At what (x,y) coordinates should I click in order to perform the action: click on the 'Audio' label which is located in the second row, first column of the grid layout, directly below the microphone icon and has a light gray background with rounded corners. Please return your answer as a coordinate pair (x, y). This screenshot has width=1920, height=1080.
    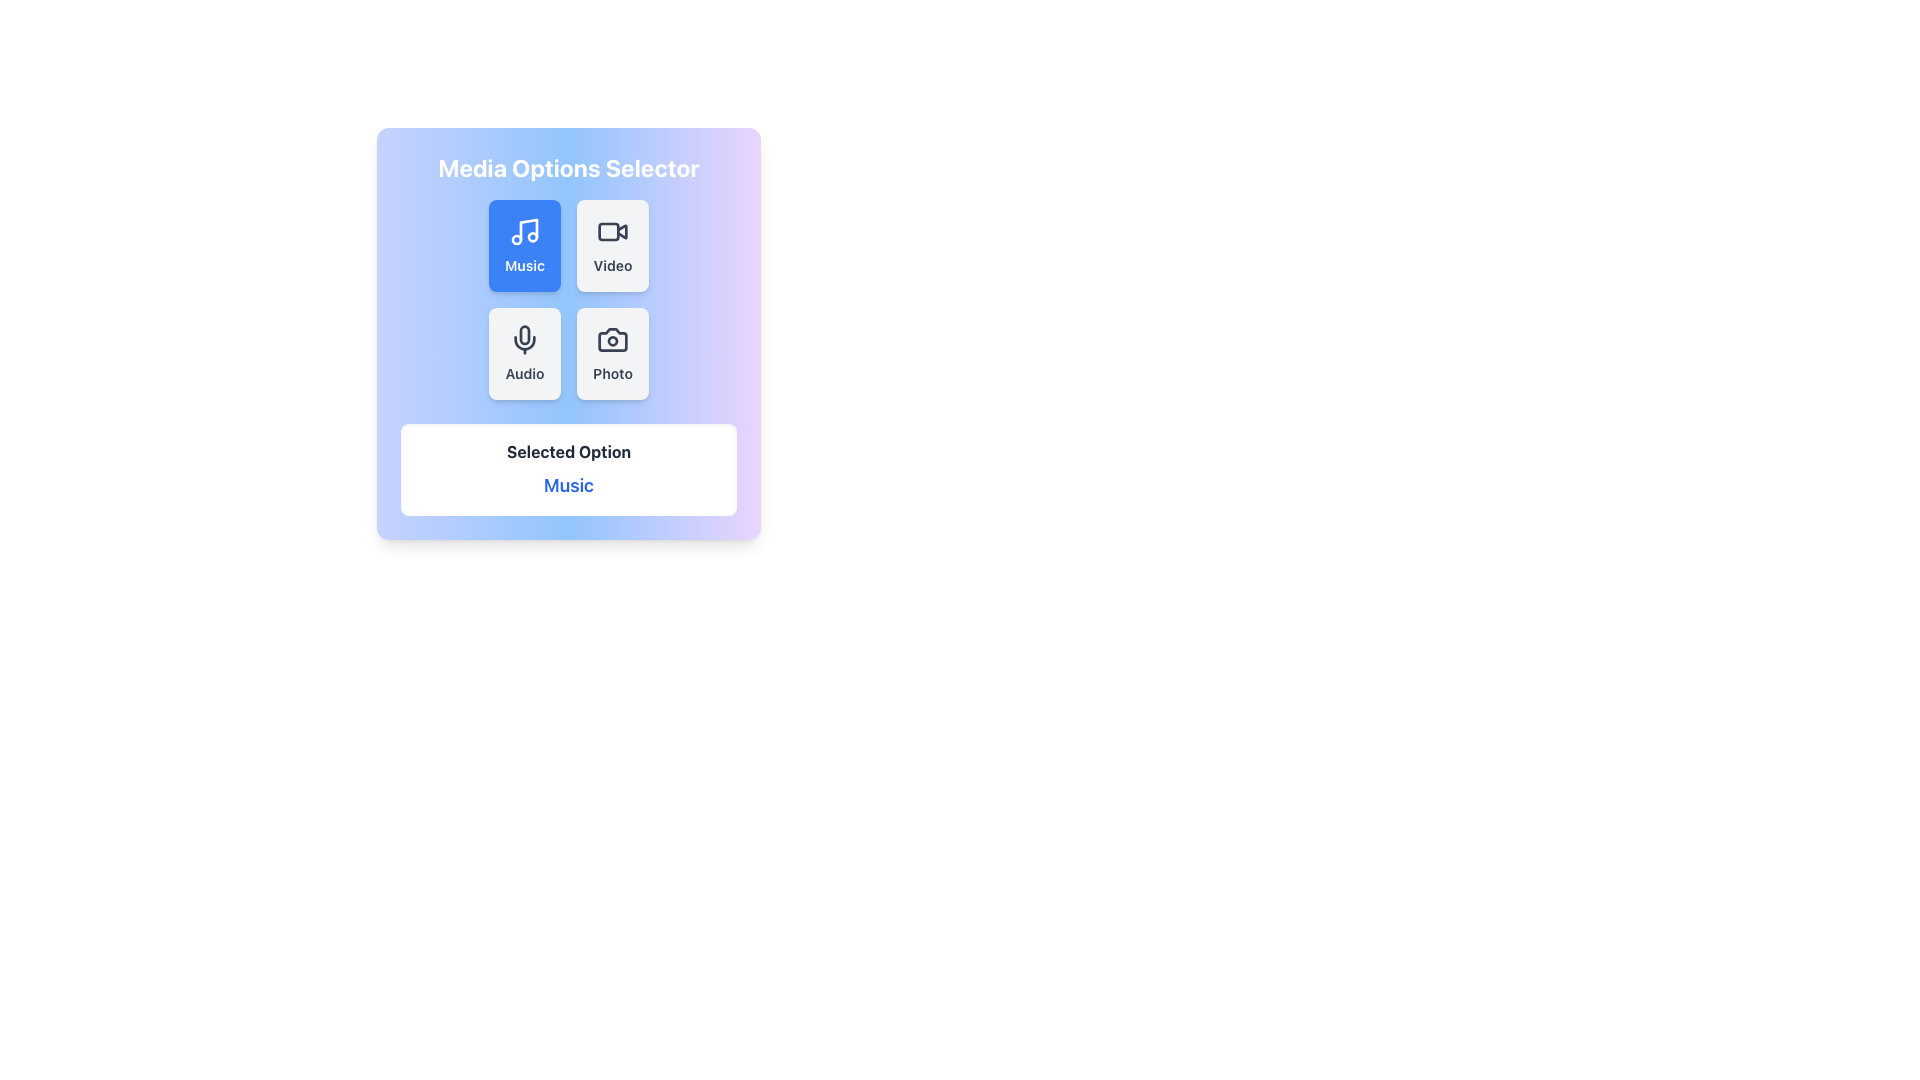
    Looking at the image, I should click on (524, 374).